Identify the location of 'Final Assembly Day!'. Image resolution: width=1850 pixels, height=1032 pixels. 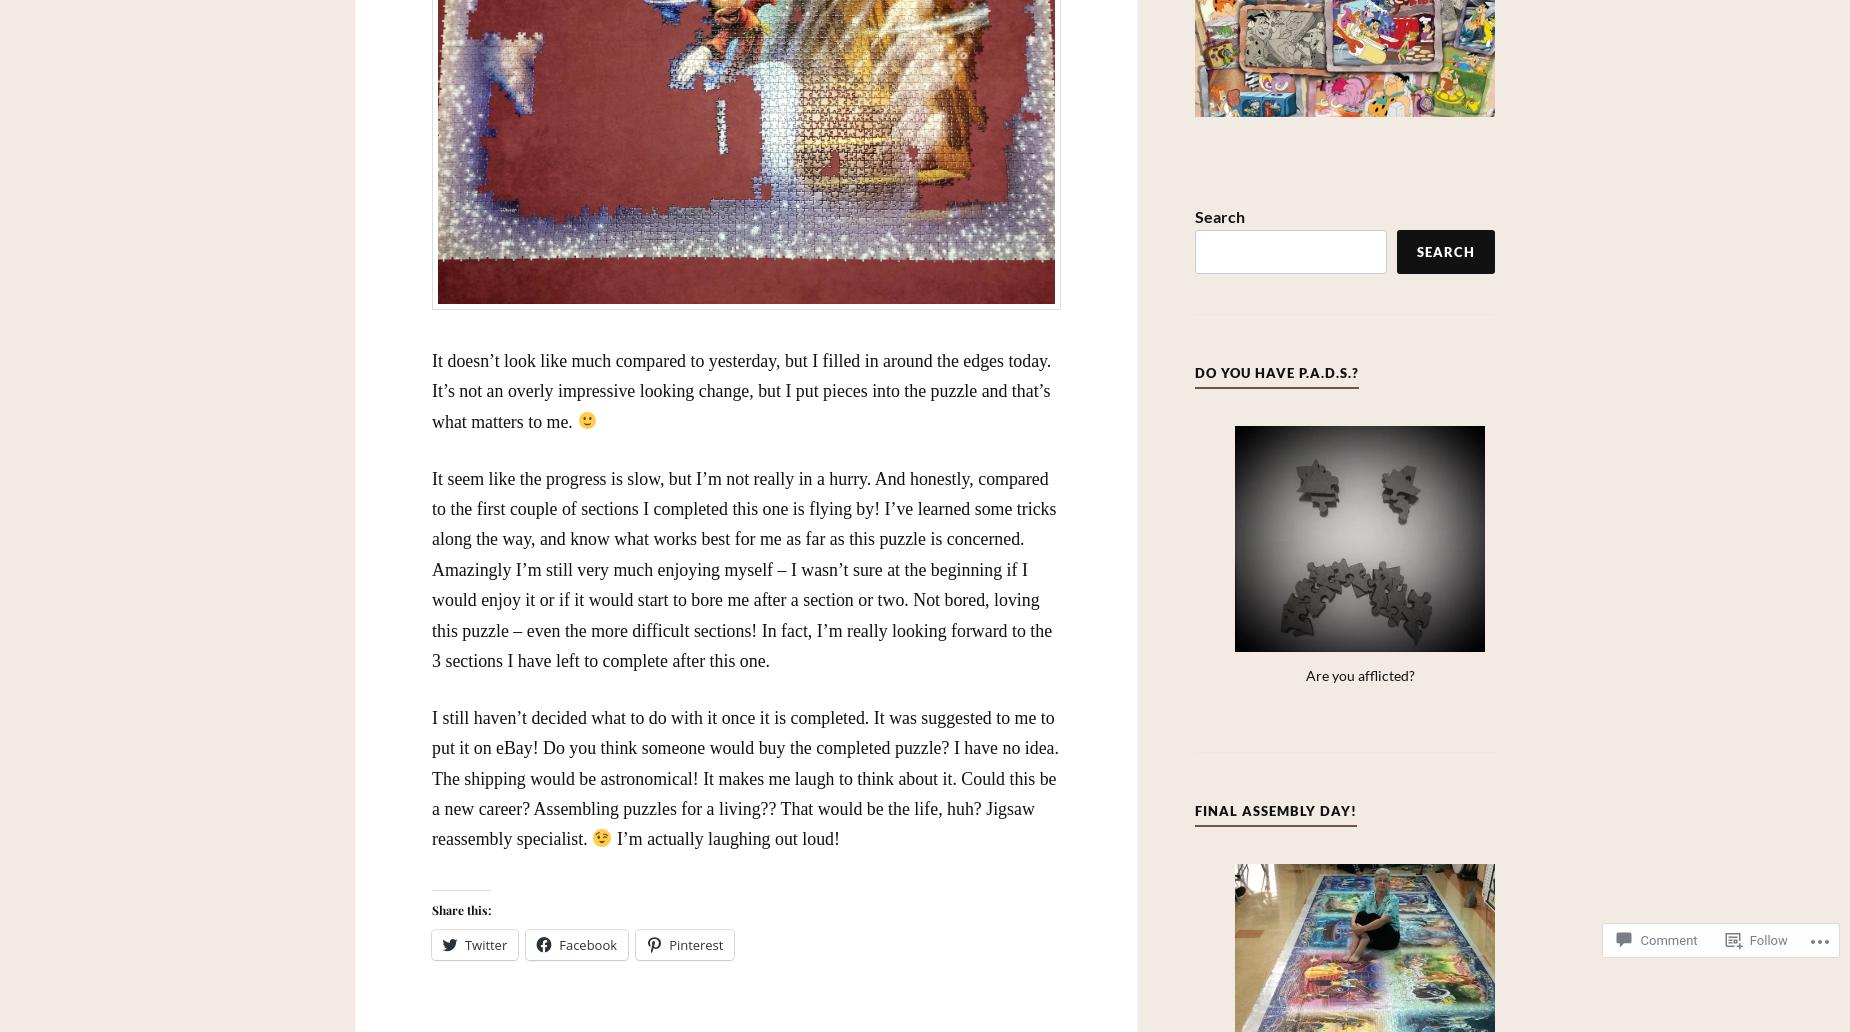
(1274, 811).